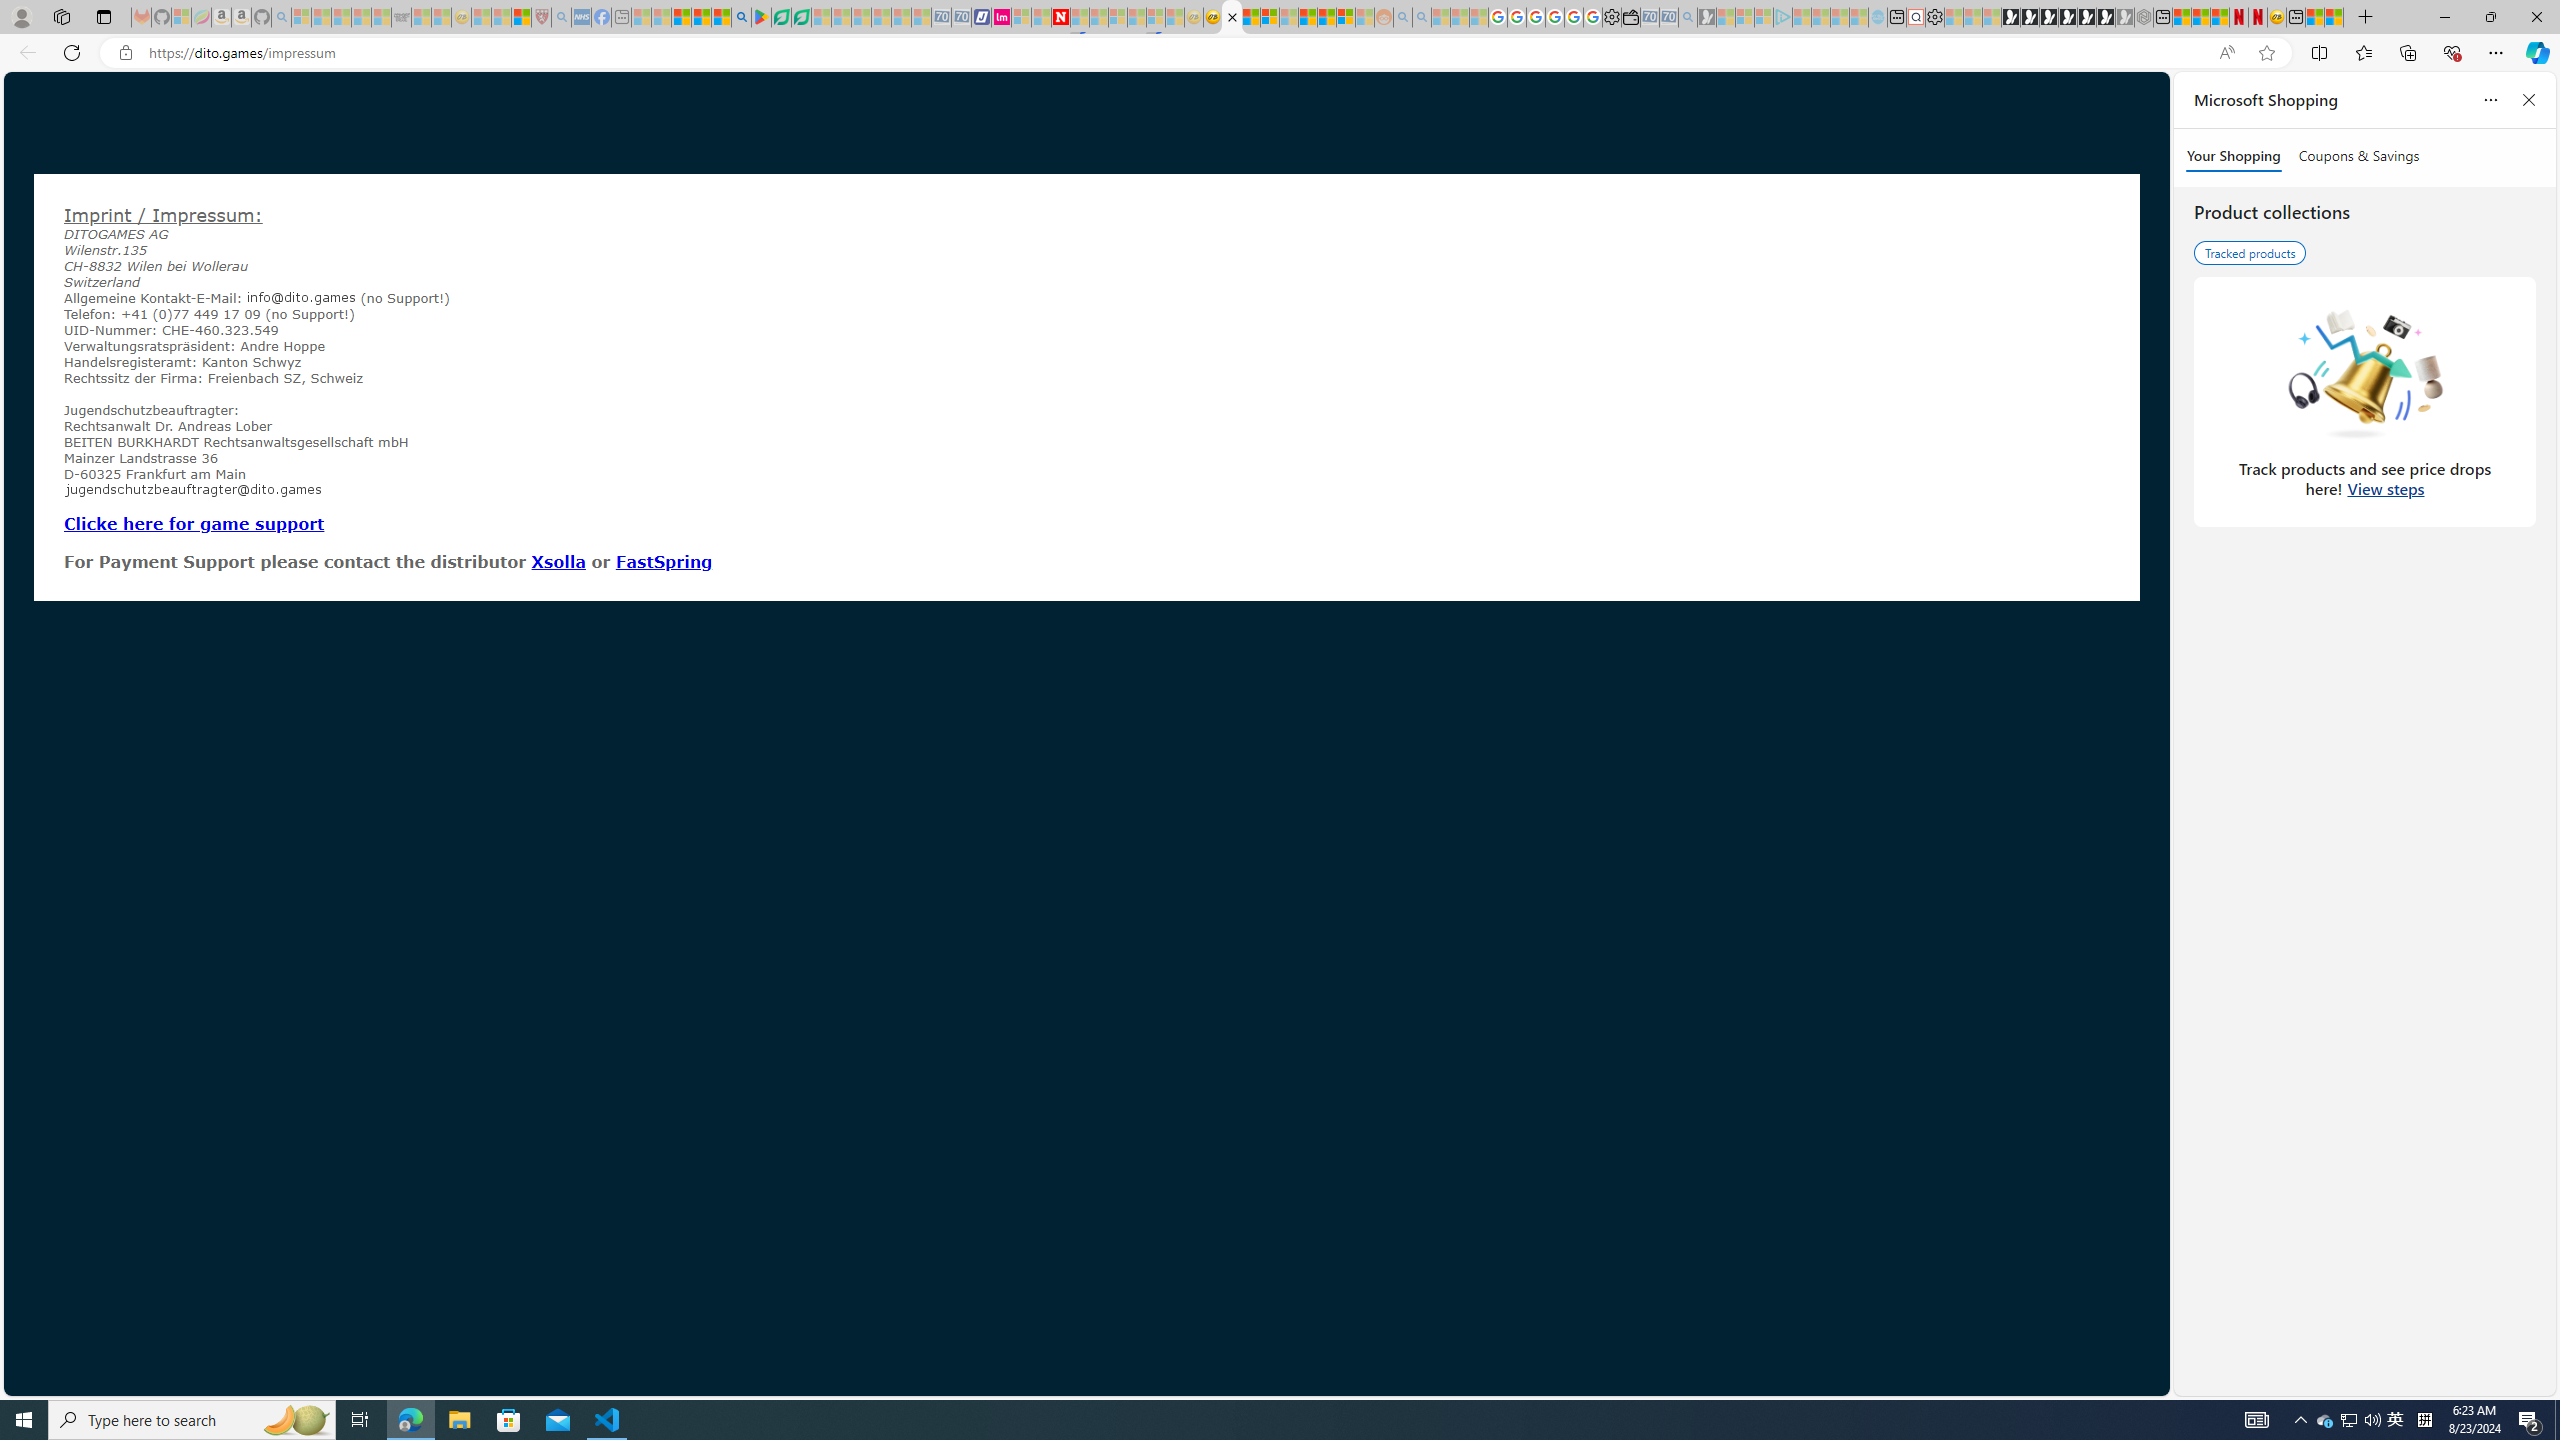 Image resolution: width=2560 pixels, height=1440 pixels. I want to click on 'Trusted Community Engagement and Contributions | Guidelines', so click(1080, 16).